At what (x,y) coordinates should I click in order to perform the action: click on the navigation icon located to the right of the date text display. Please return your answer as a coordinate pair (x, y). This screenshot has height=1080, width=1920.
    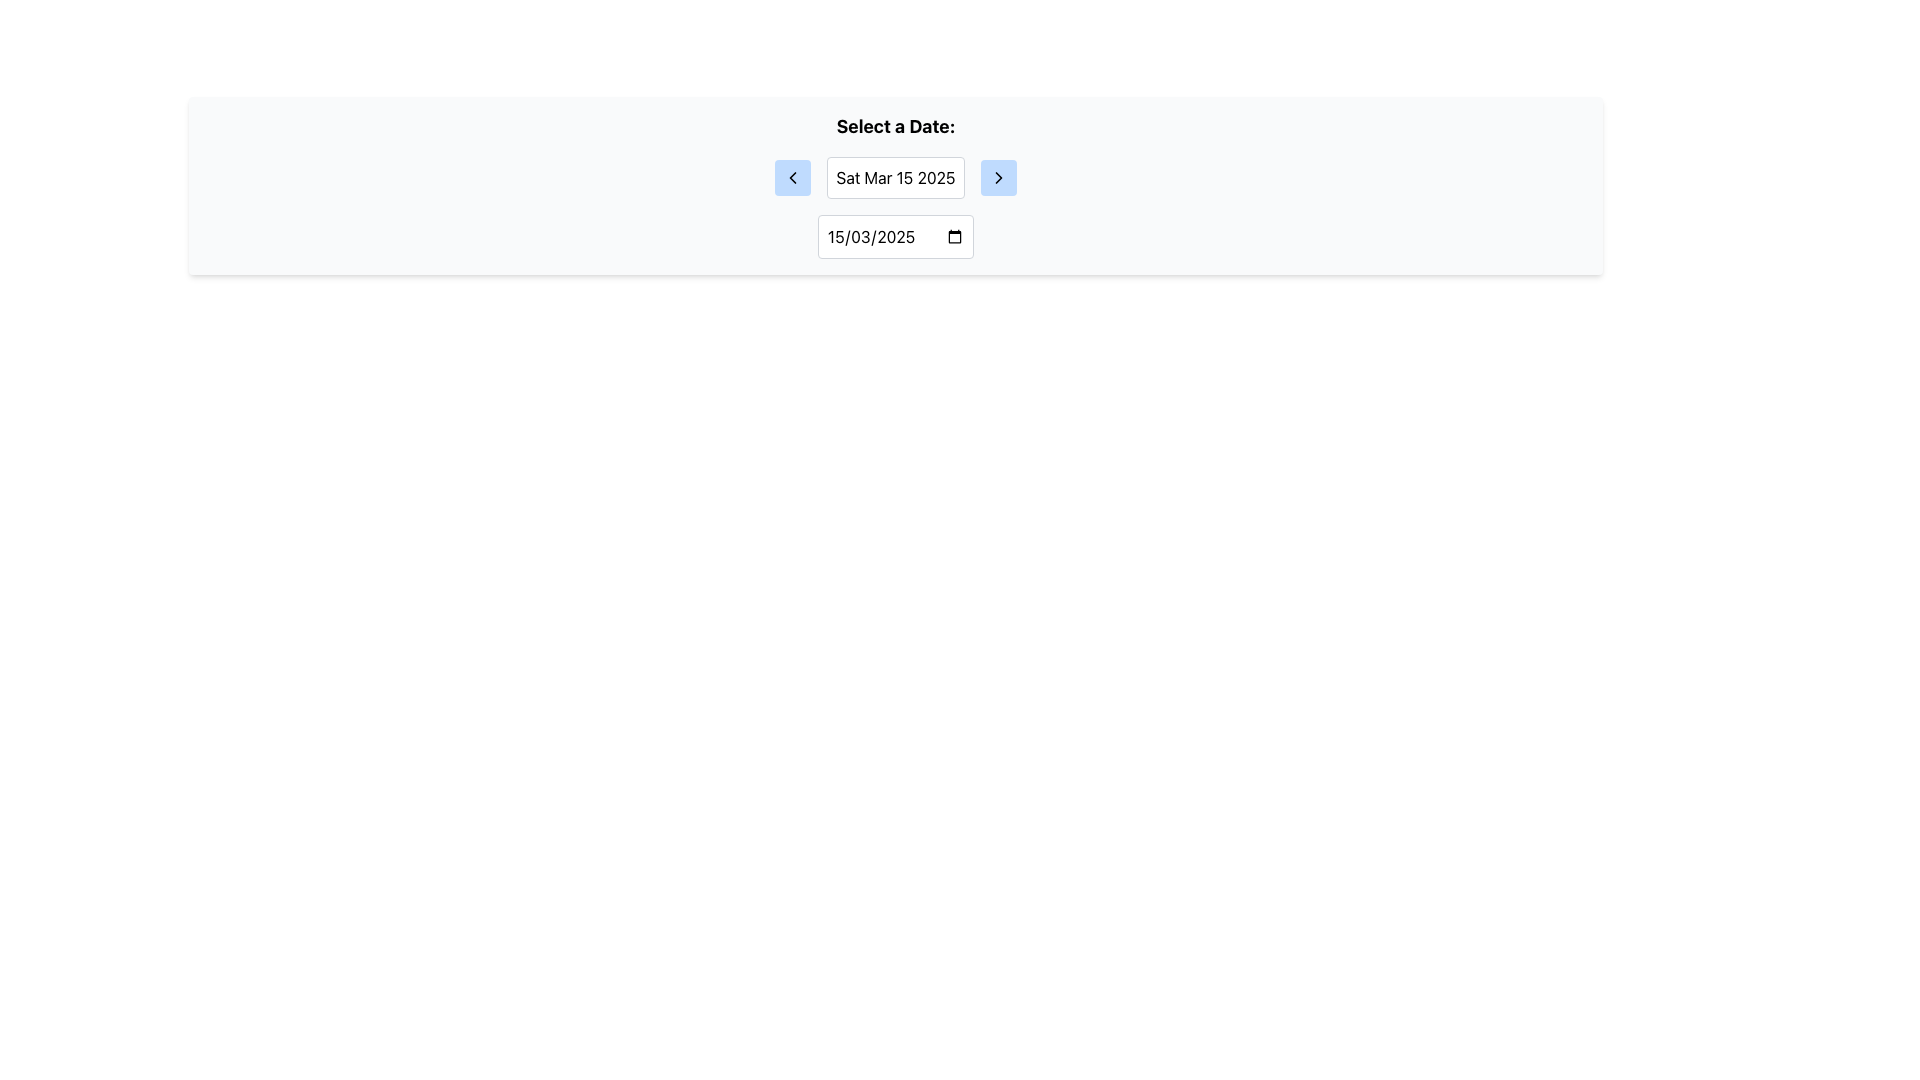
    Looking at the image, I should click on (998, 176).